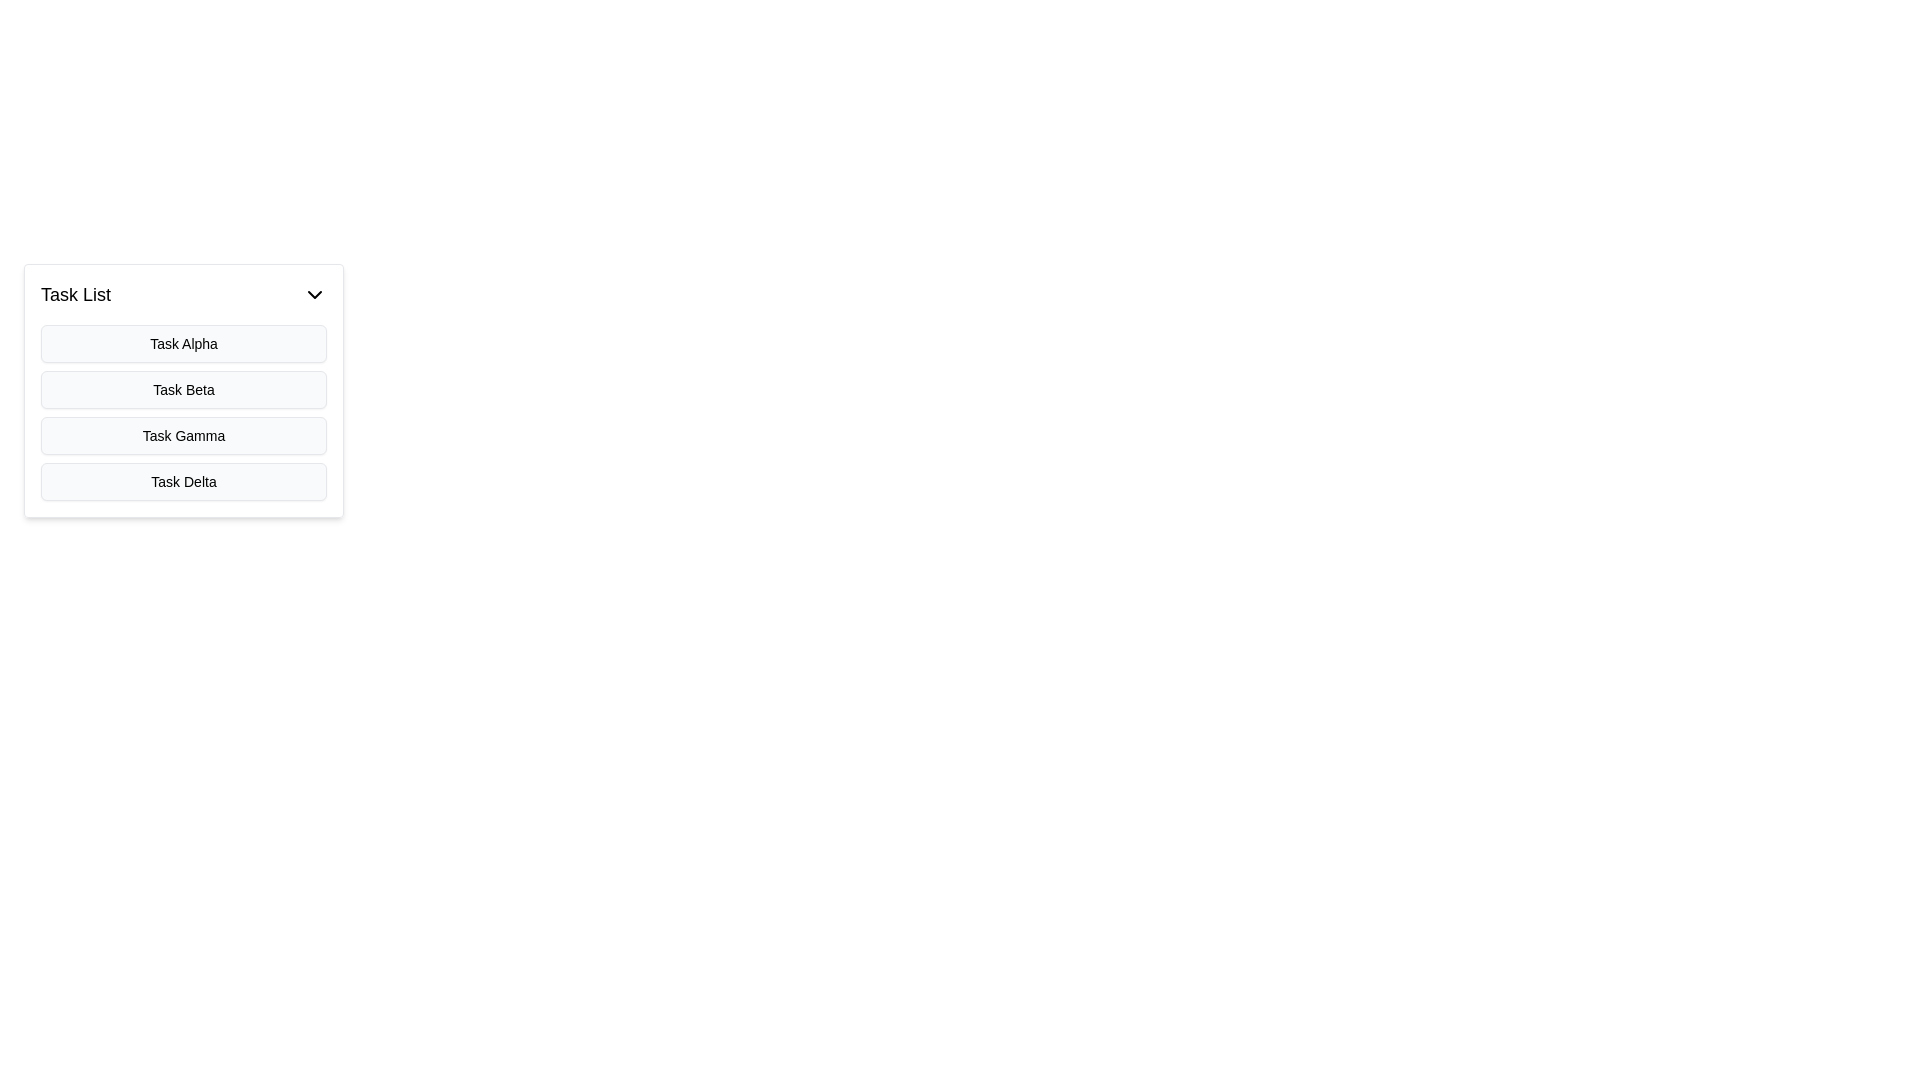 The width and height of the screenshot is (1920, 1080). What do you see at coordinates (183, 390) in the screenshot?
I see `the task button in the 'Task List' interface, which includes options like 'Task Alpha', 'Task Beta', 'Task Gamma', and 'Task Delta'` at bounding box center [183, 390].